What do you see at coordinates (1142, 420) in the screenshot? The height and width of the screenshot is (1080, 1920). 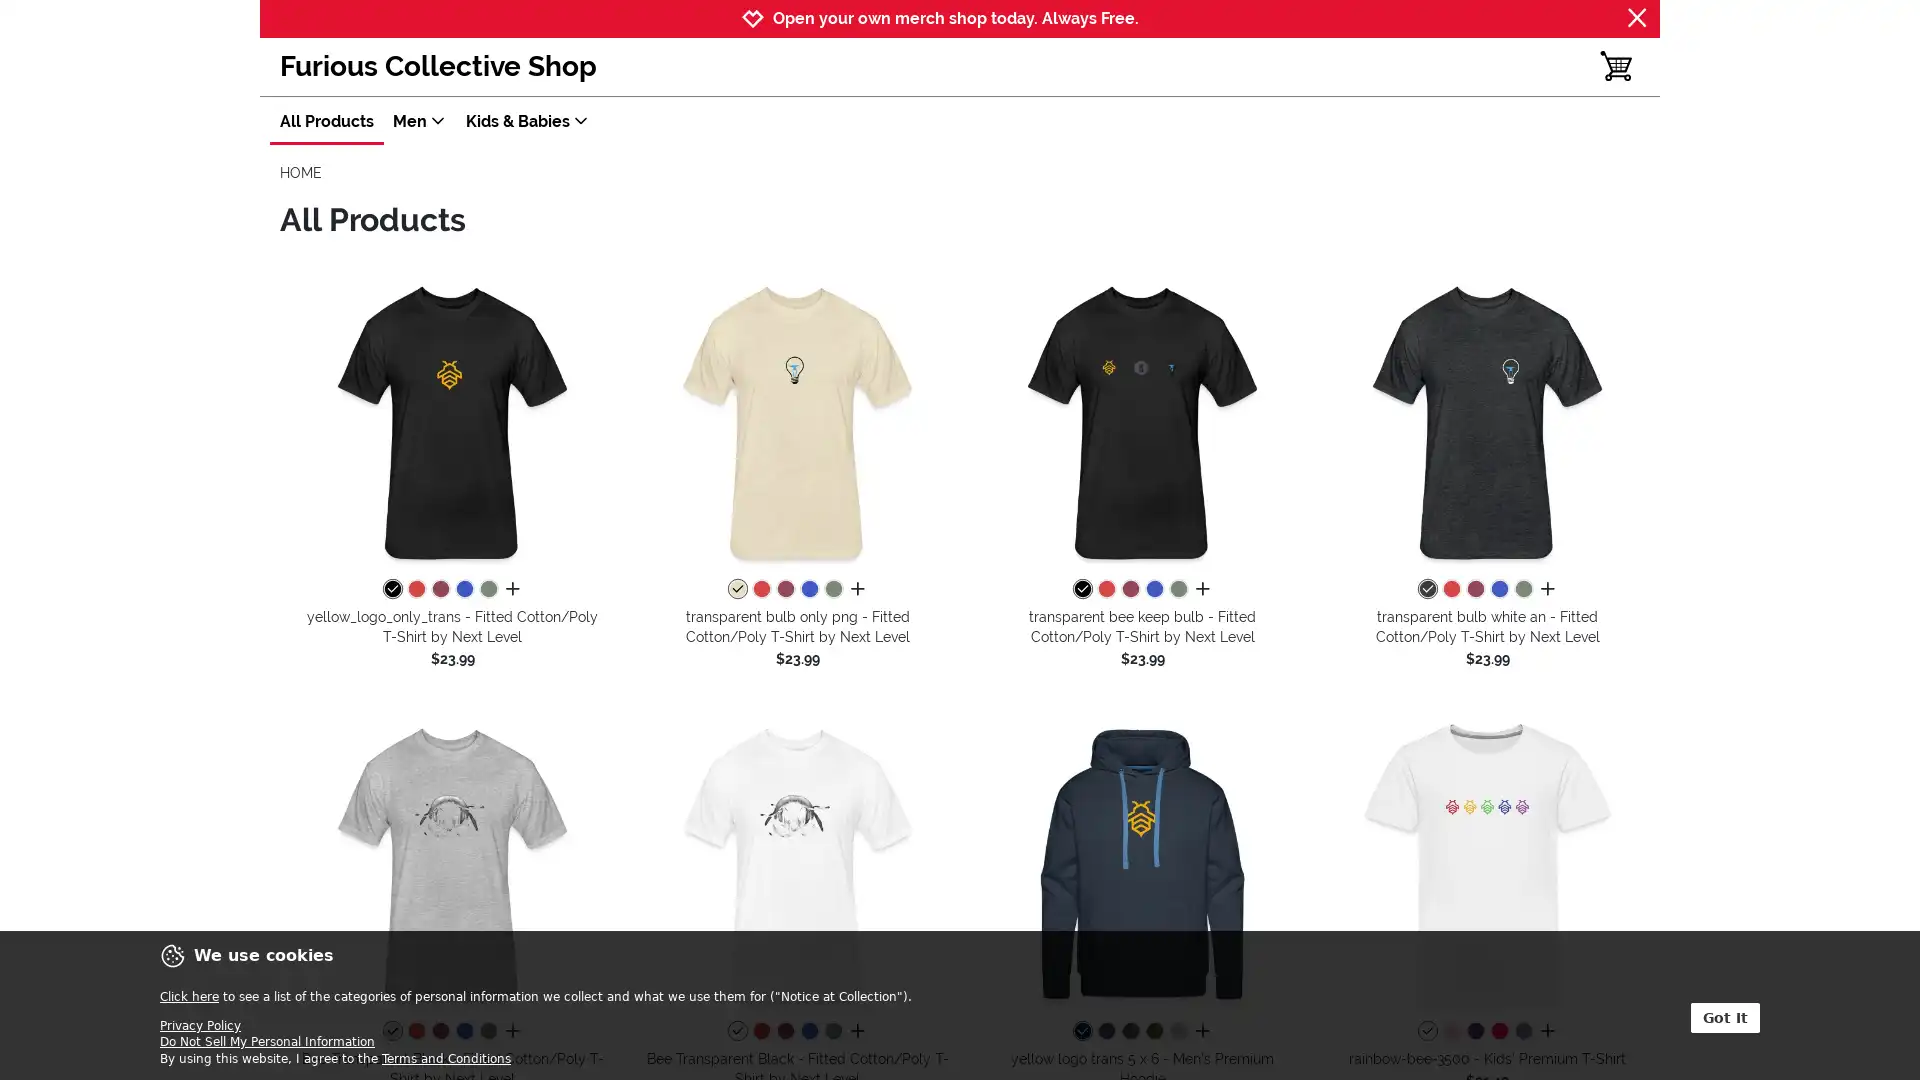 I see `transparent bee keep bulb - Fitted Cotton/Poly T-Shirt by Next Level` at bounding box center [1142, 420].